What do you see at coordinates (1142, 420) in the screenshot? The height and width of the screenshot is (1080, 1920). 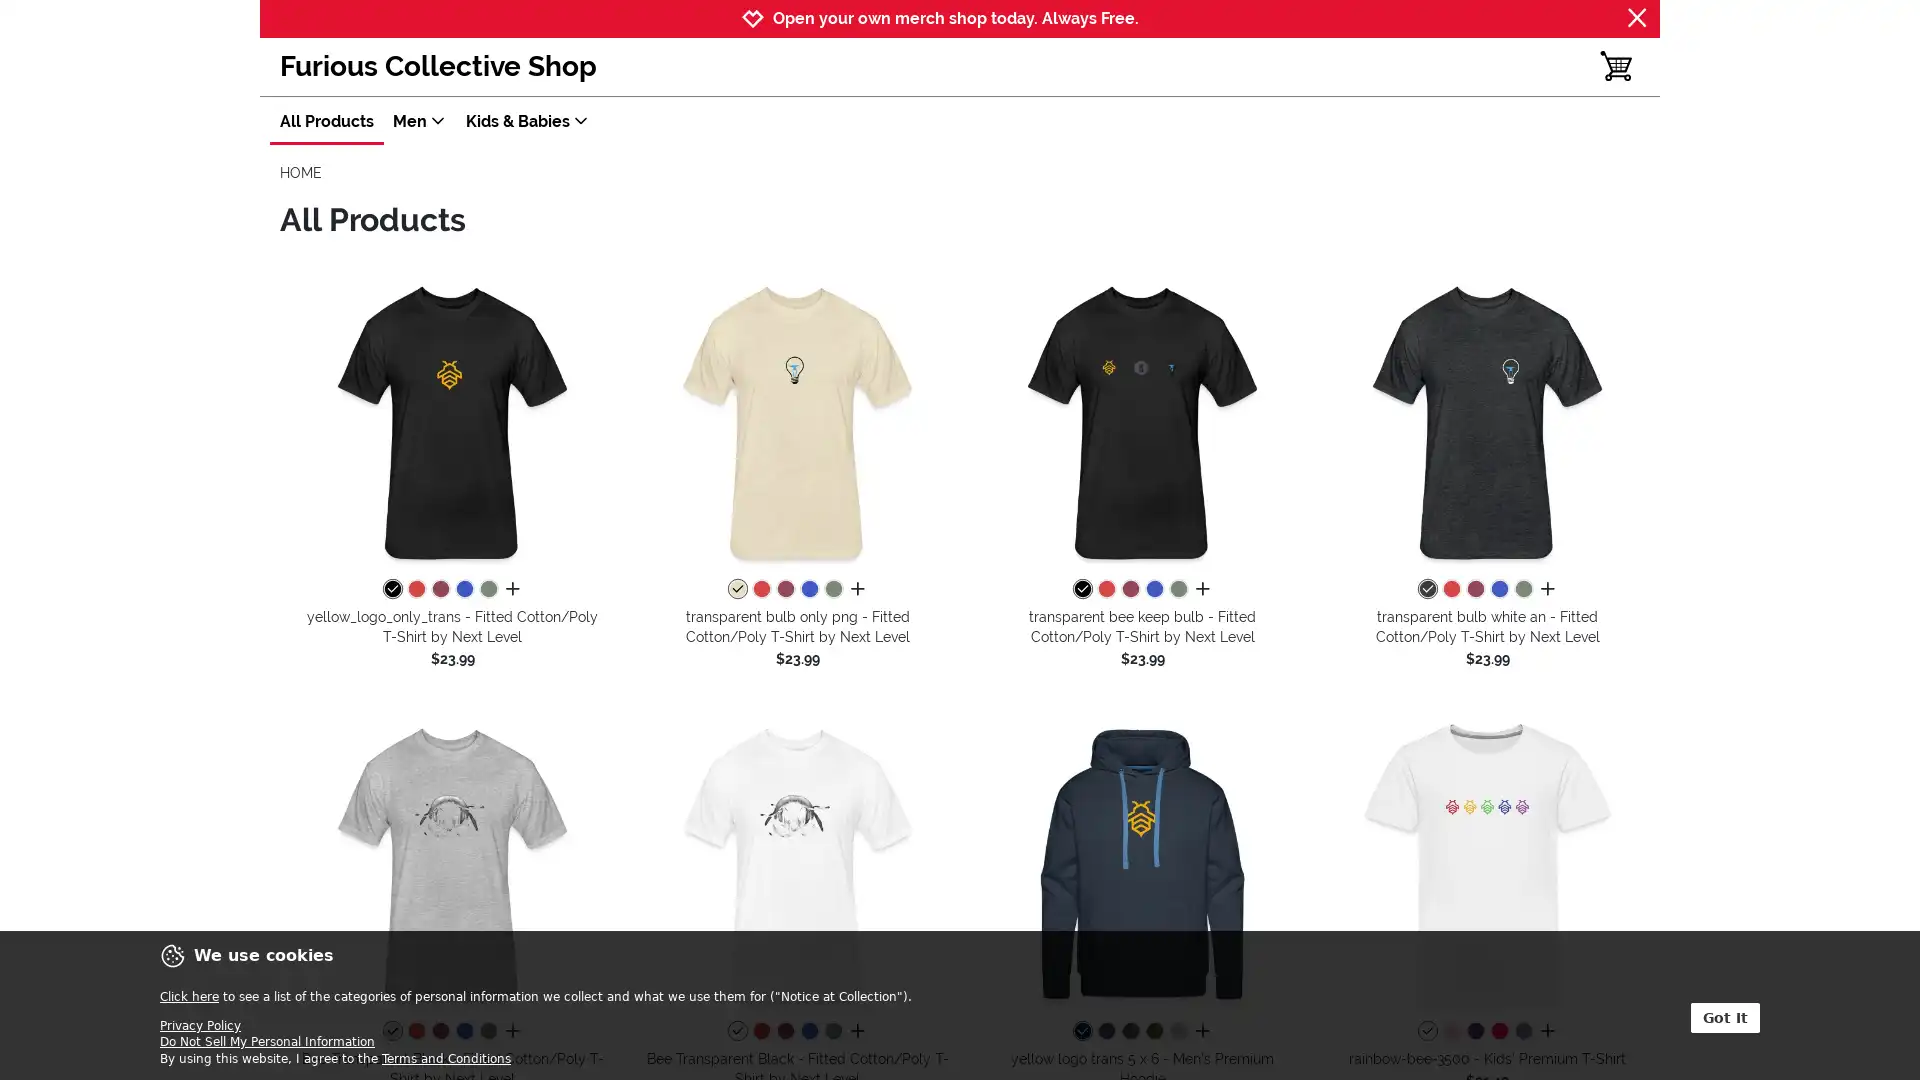 I see `transparent bee keep bulb - Fitted Cotton/Poly T-Shirt by Next Level` at bounding box center [1142, 420].